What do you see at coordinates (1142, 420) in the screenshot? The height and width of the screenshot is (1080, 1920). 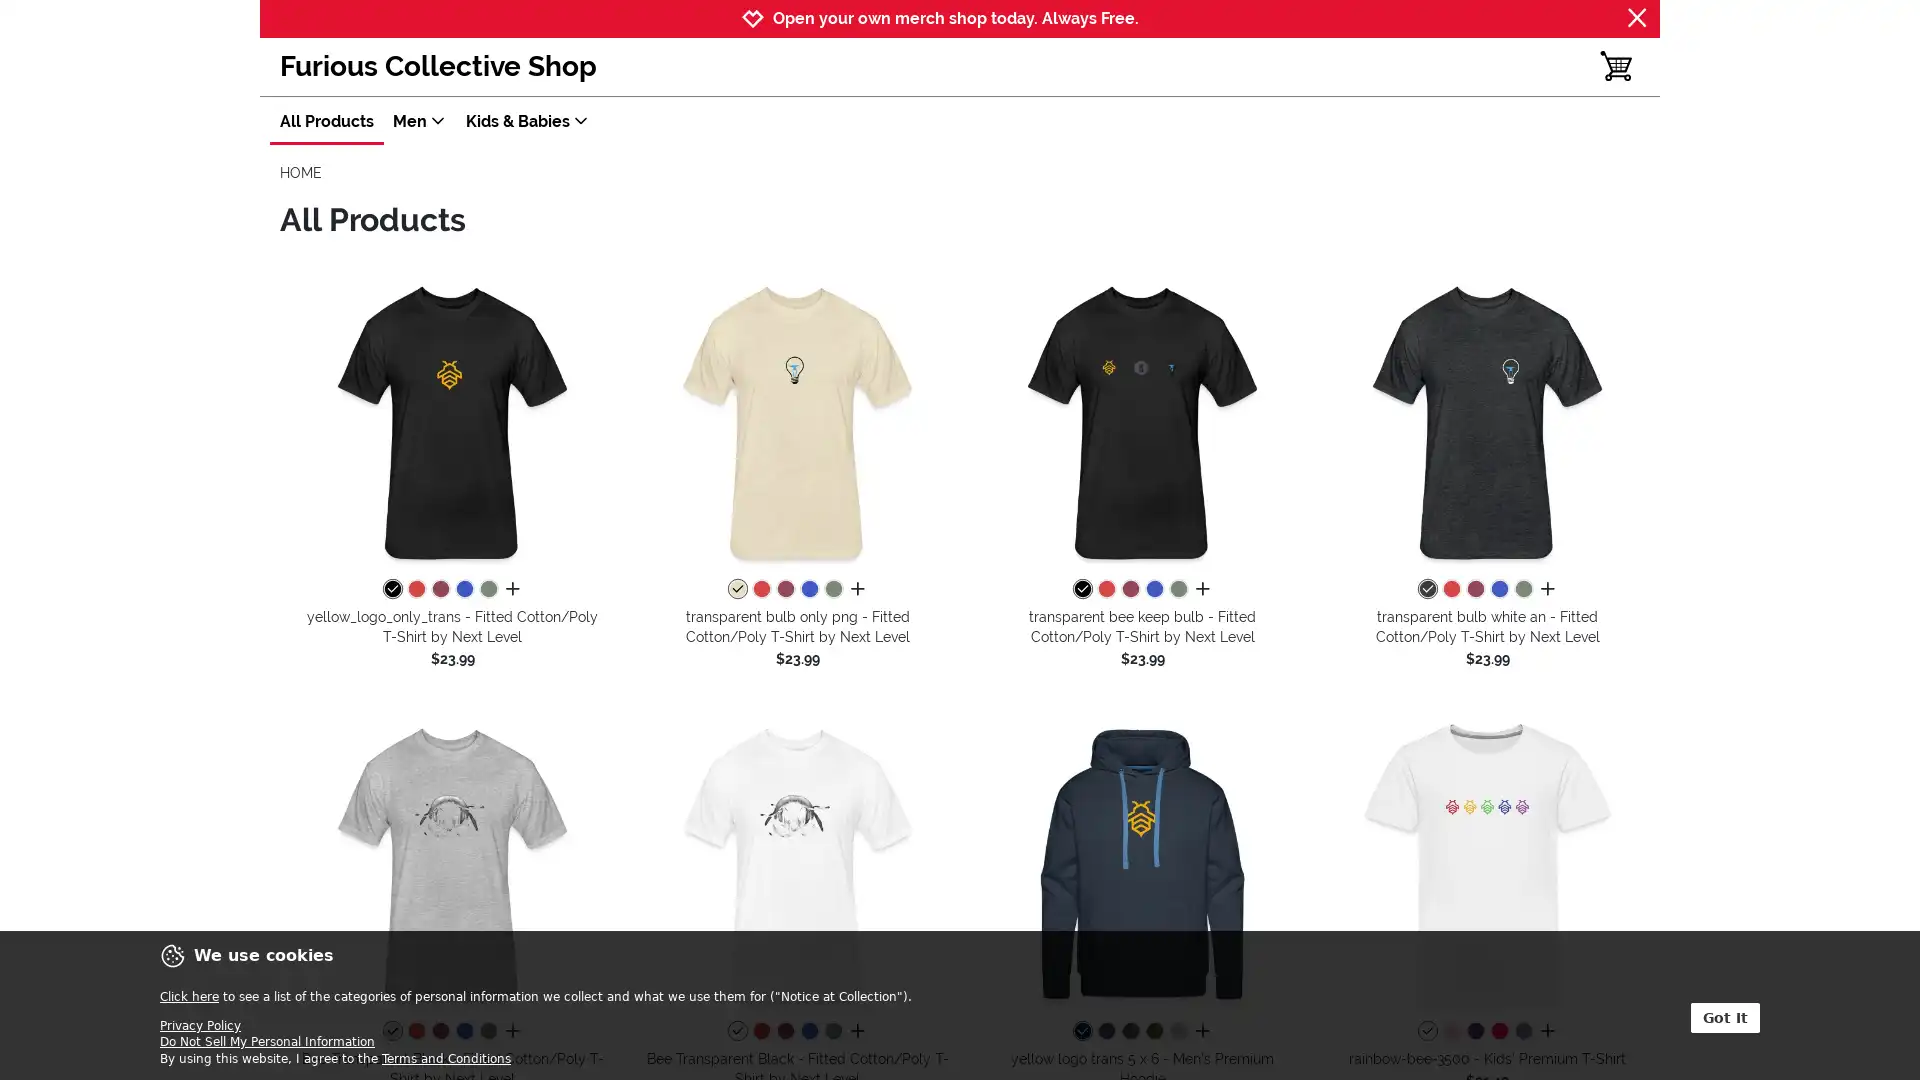 I see `transparent bee keep bulb - Fitted Cotton/Poly T-Shirt by Next Level` at bounding box center [1142, 420].